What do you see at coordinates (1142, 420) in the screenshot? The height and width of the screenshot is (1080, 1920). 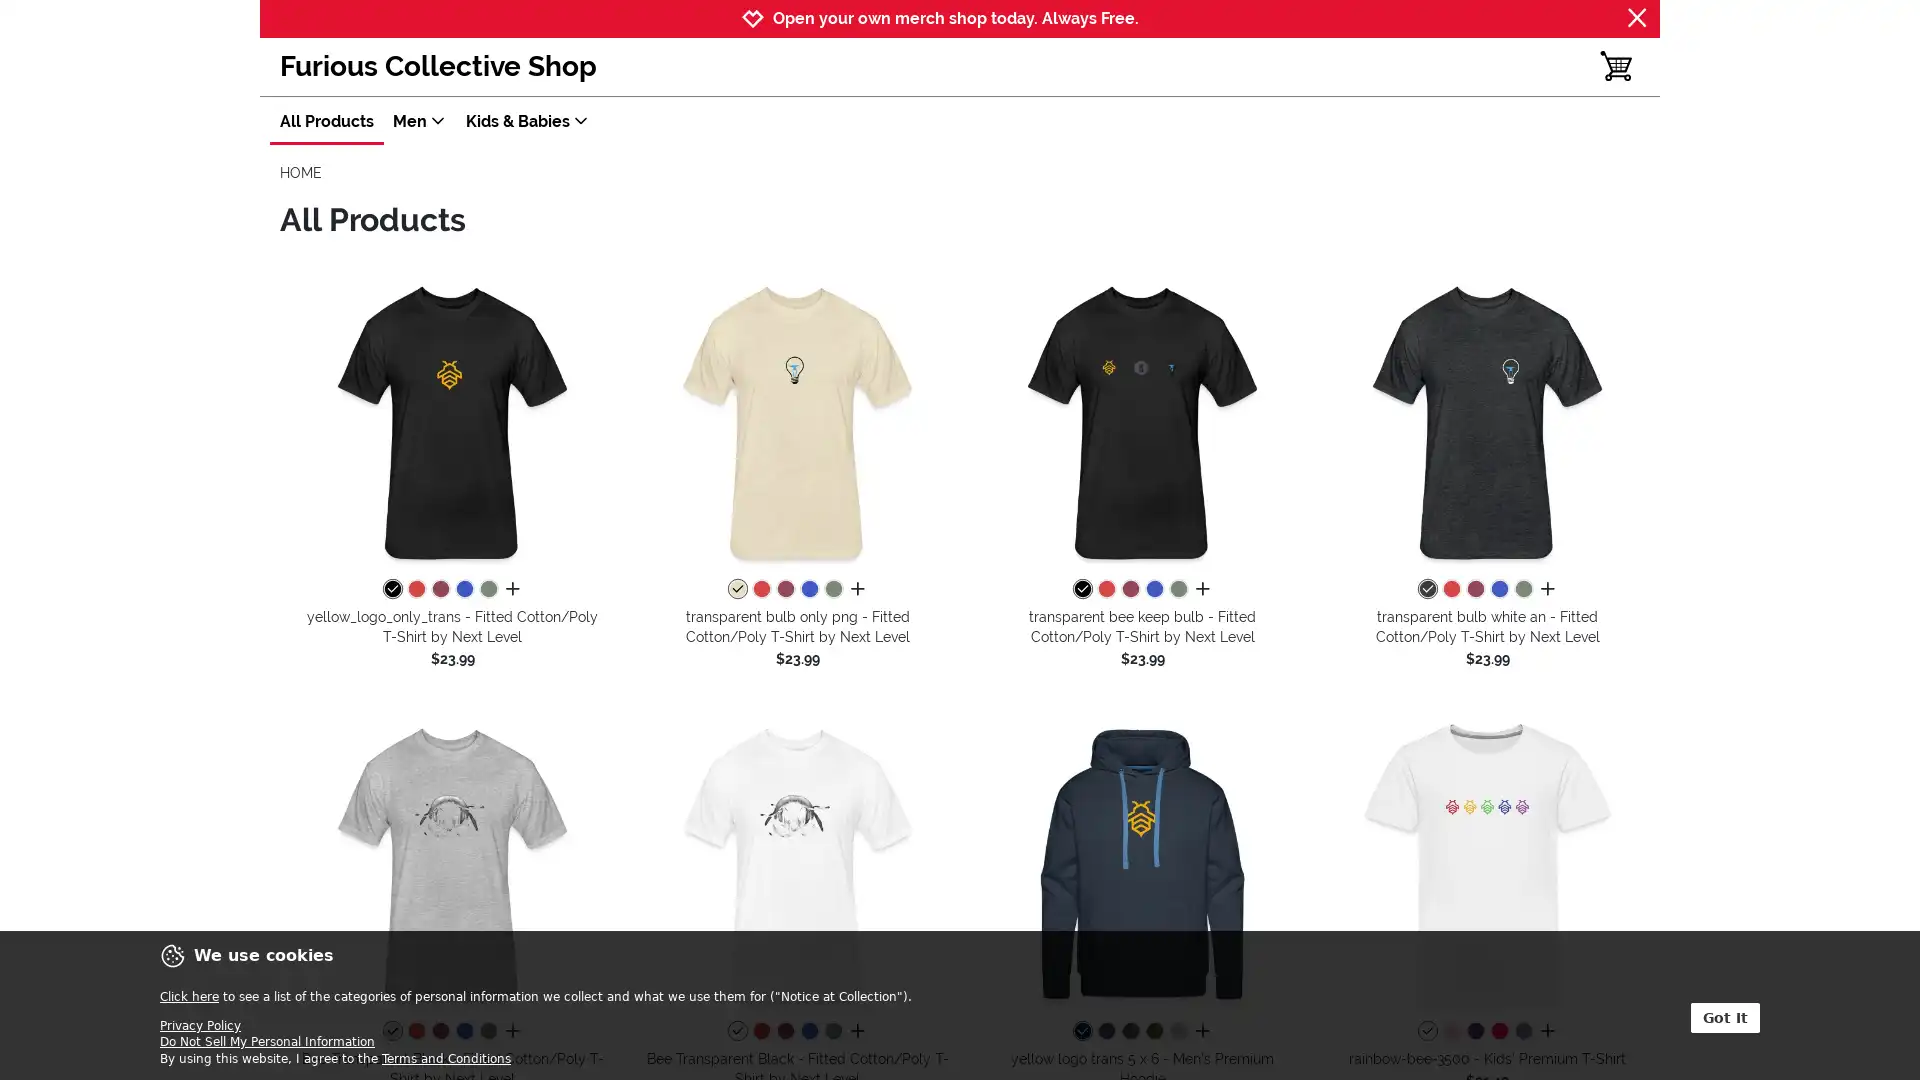 I see `transparent bee keep bulb - Fitted Cotton/Poly T-Shirt by Next Level` at bounding box center [1142, 420].